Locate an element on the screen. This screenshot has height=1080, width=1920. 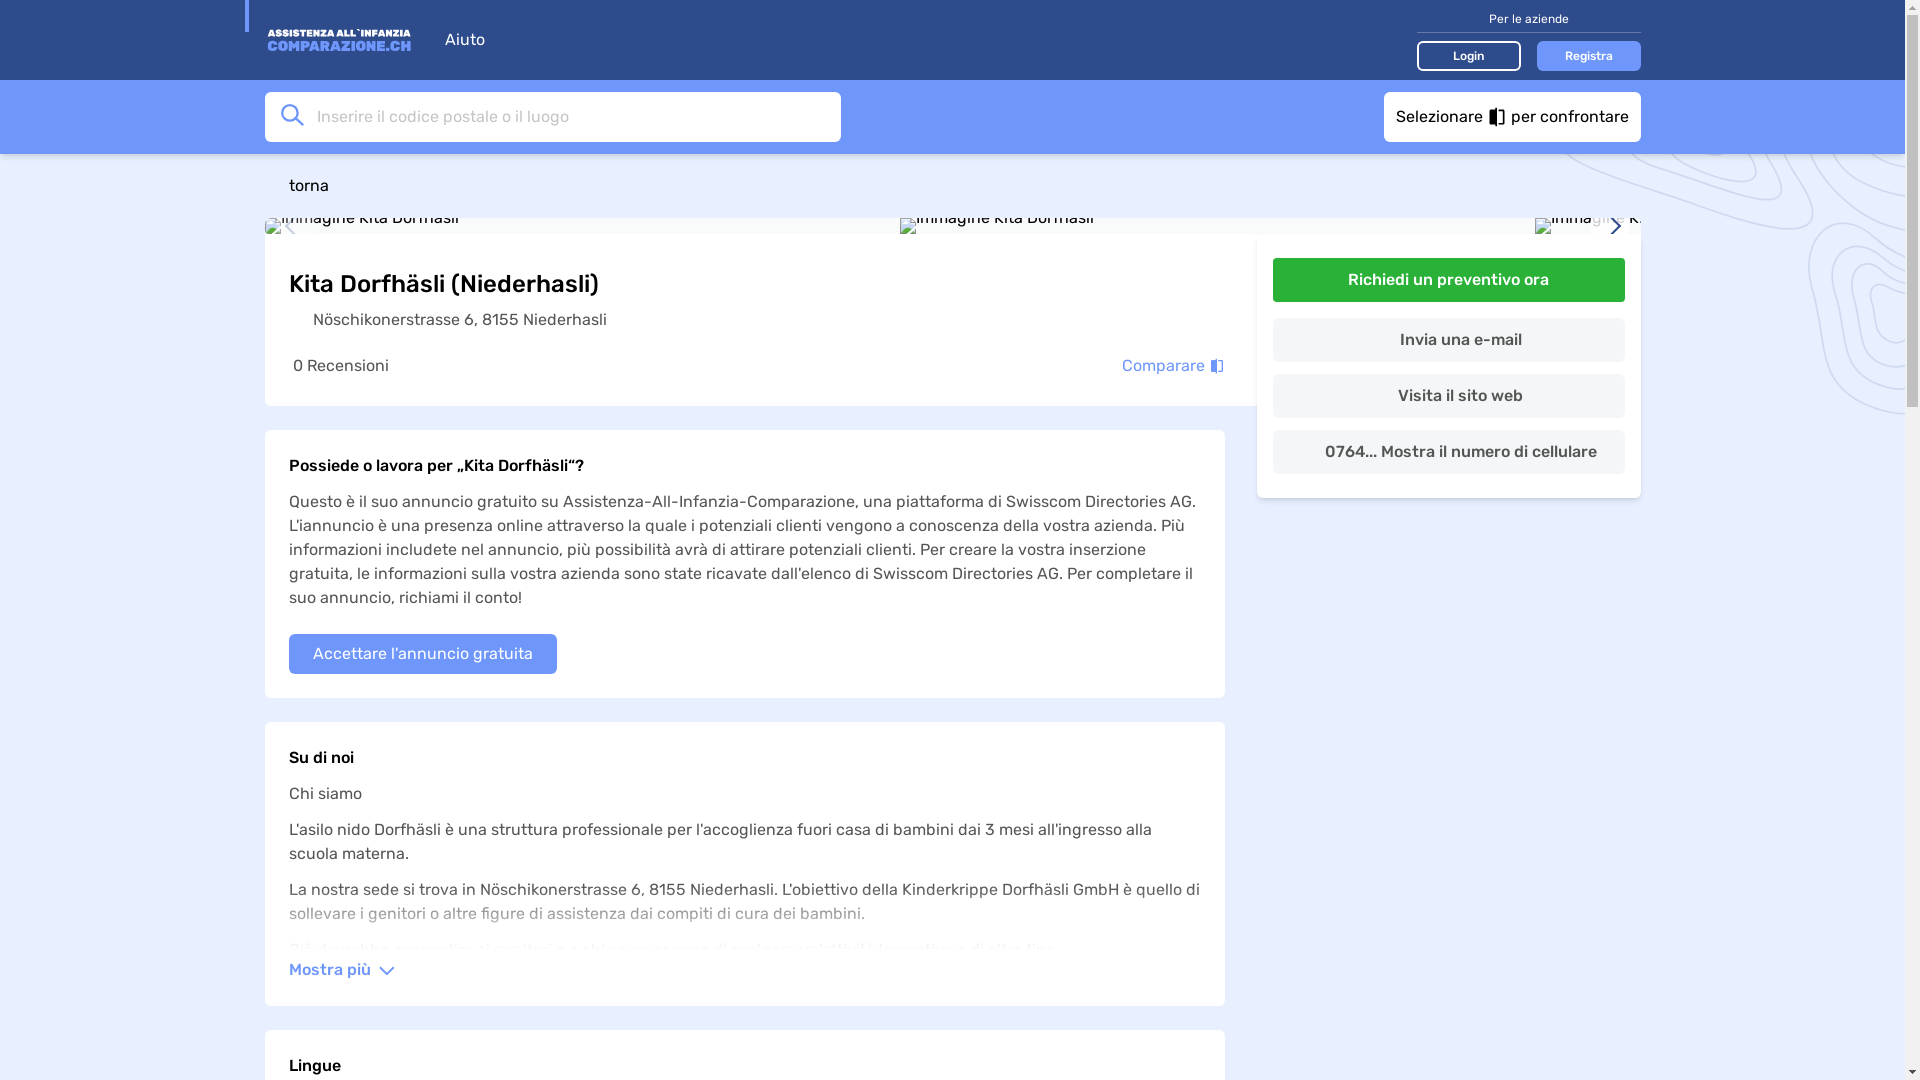
'Richiedi un preventivo ora' is located at coordinates (1448, 280).